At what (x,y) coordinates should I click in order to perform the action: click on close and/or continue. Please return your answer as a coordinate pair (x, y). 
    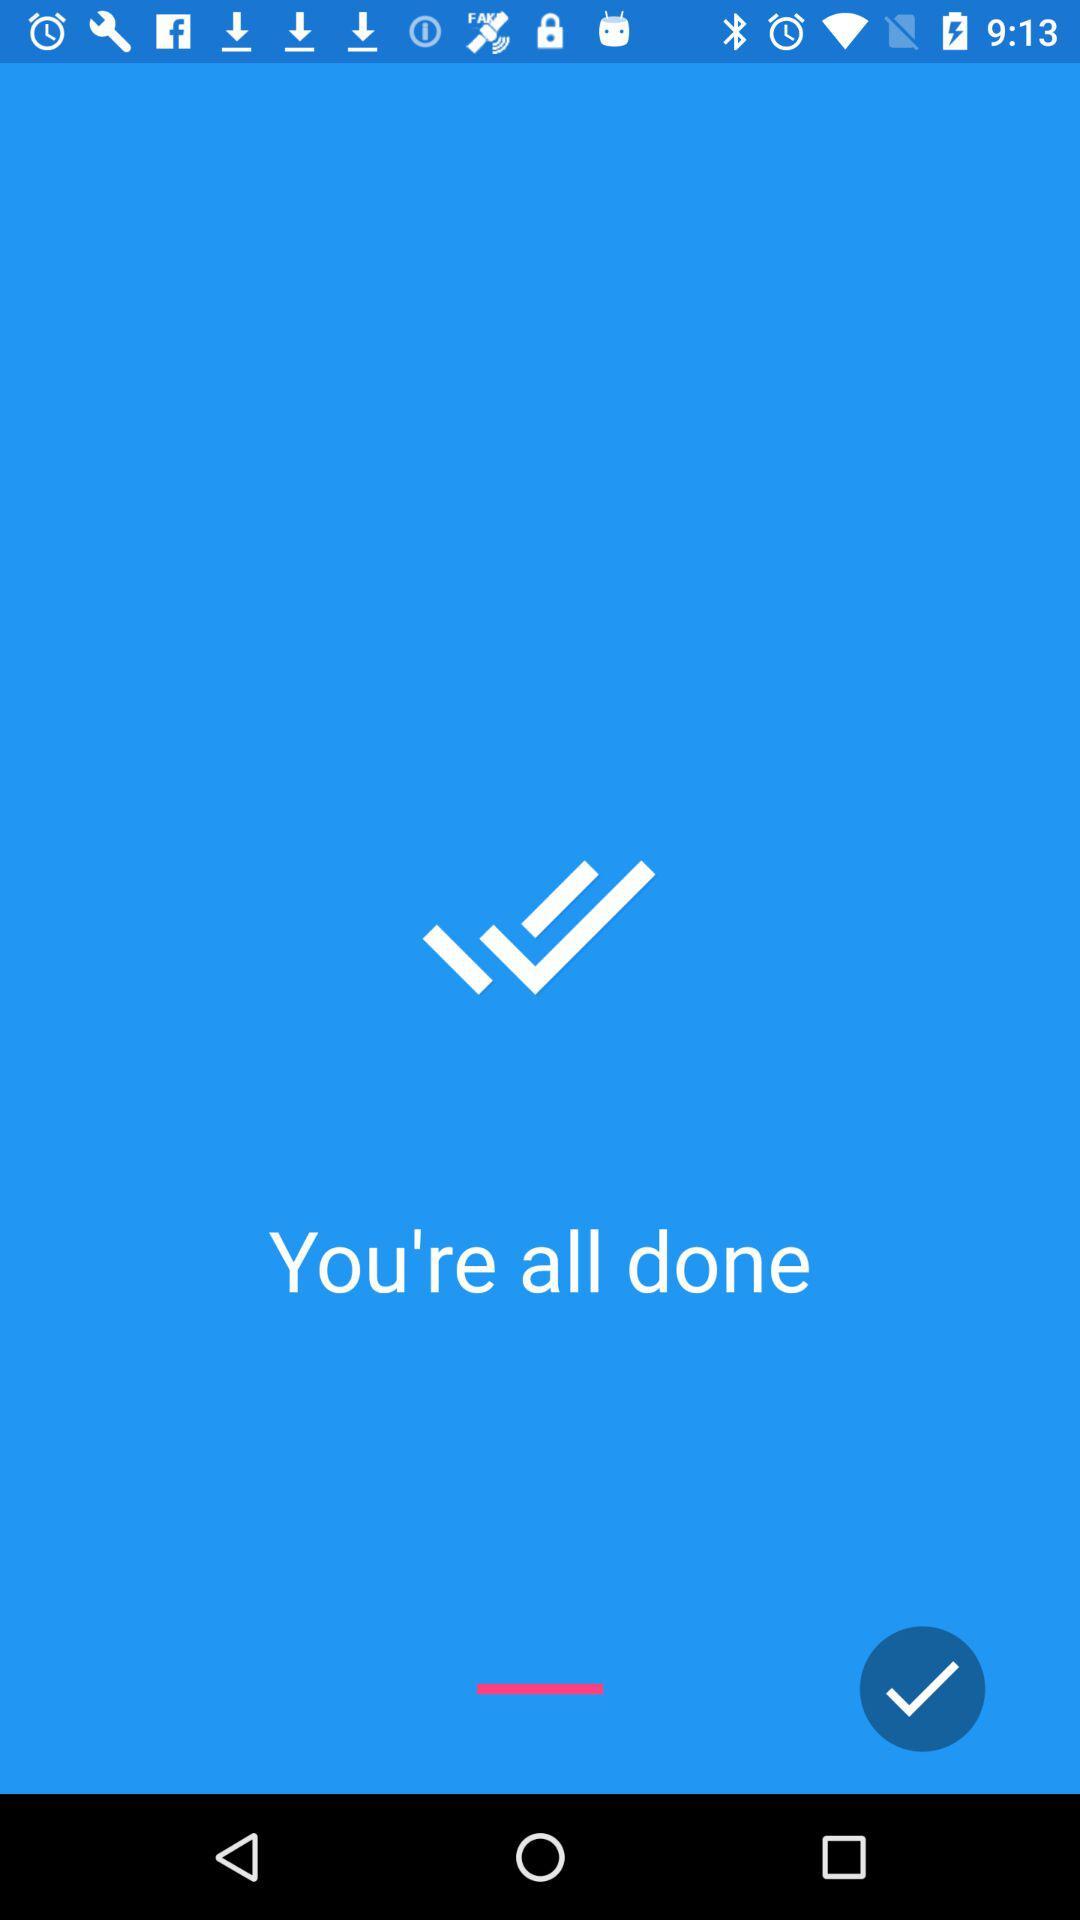
    Looking at the image, I should click on (922, 1688).